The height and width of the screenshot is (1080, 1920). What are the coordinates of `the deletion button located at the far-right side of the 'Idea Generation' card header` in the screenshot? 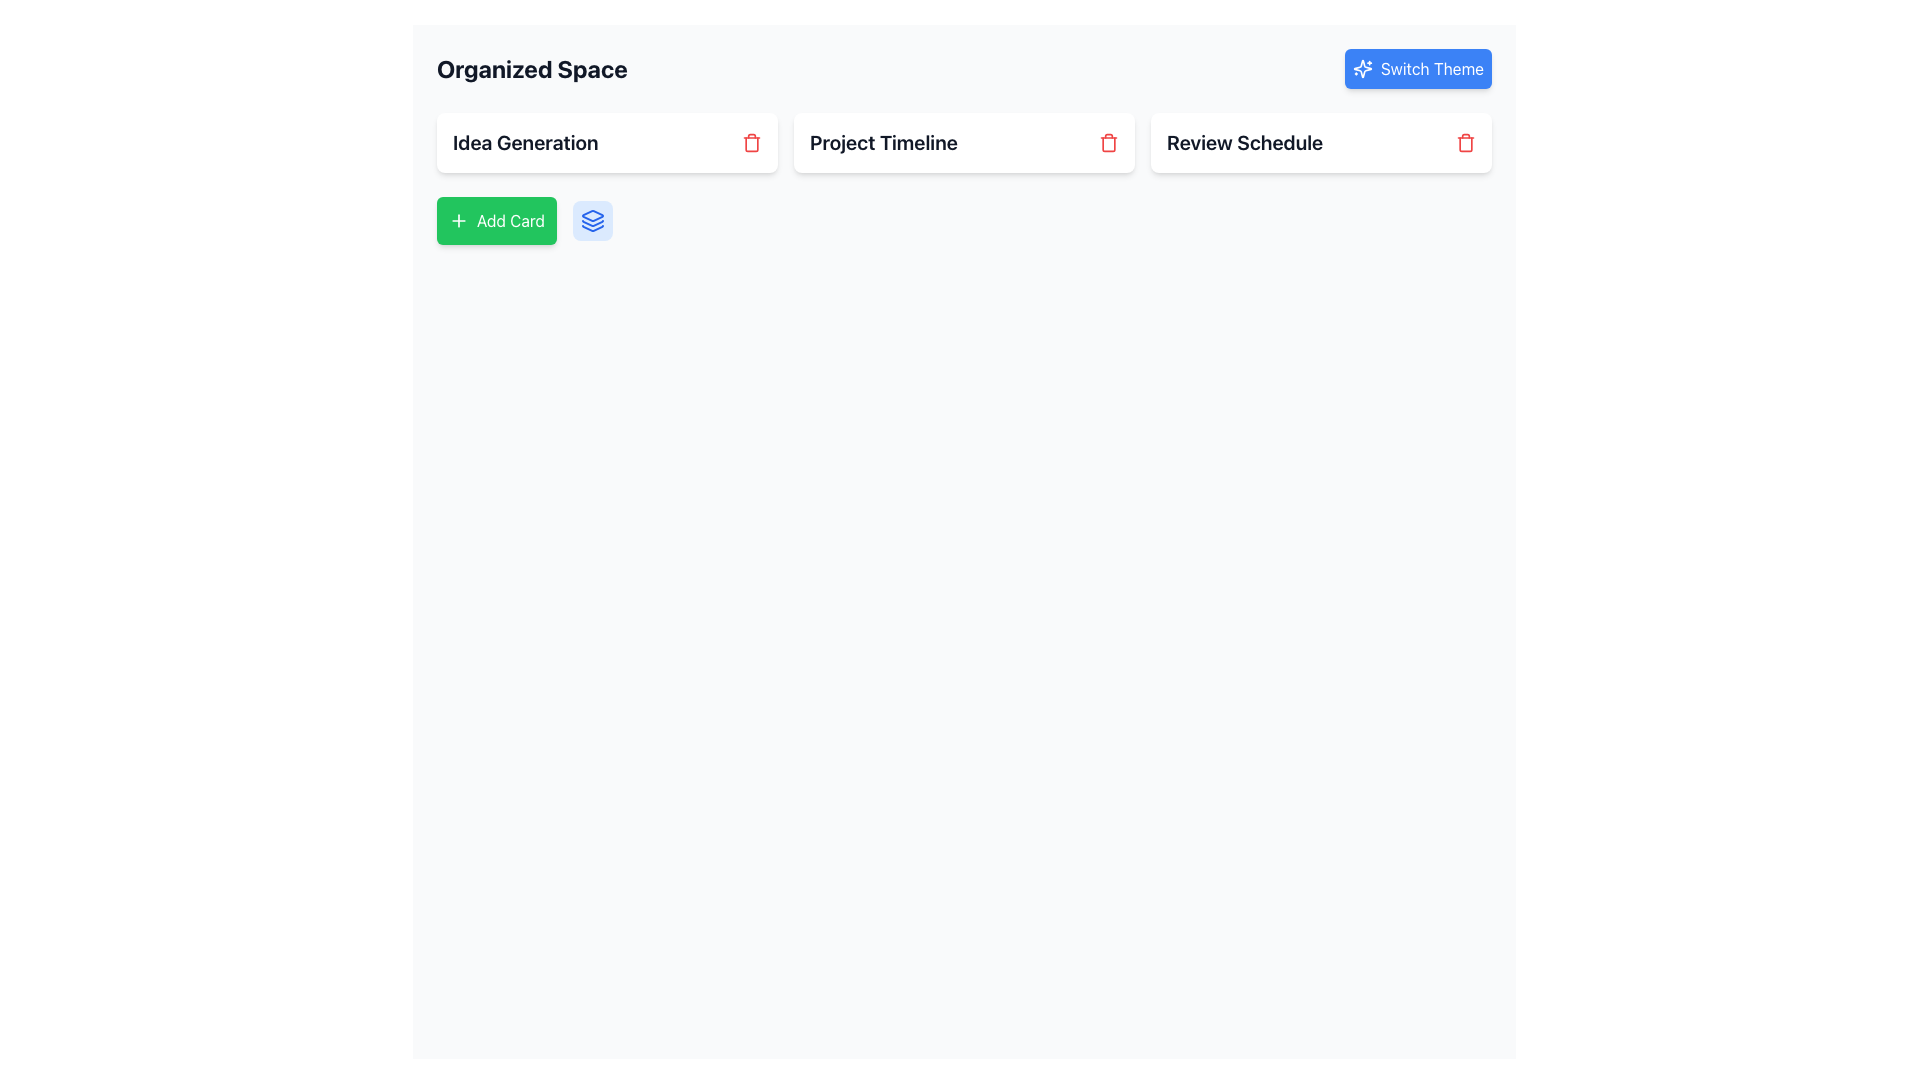 It's located at (751, 141).